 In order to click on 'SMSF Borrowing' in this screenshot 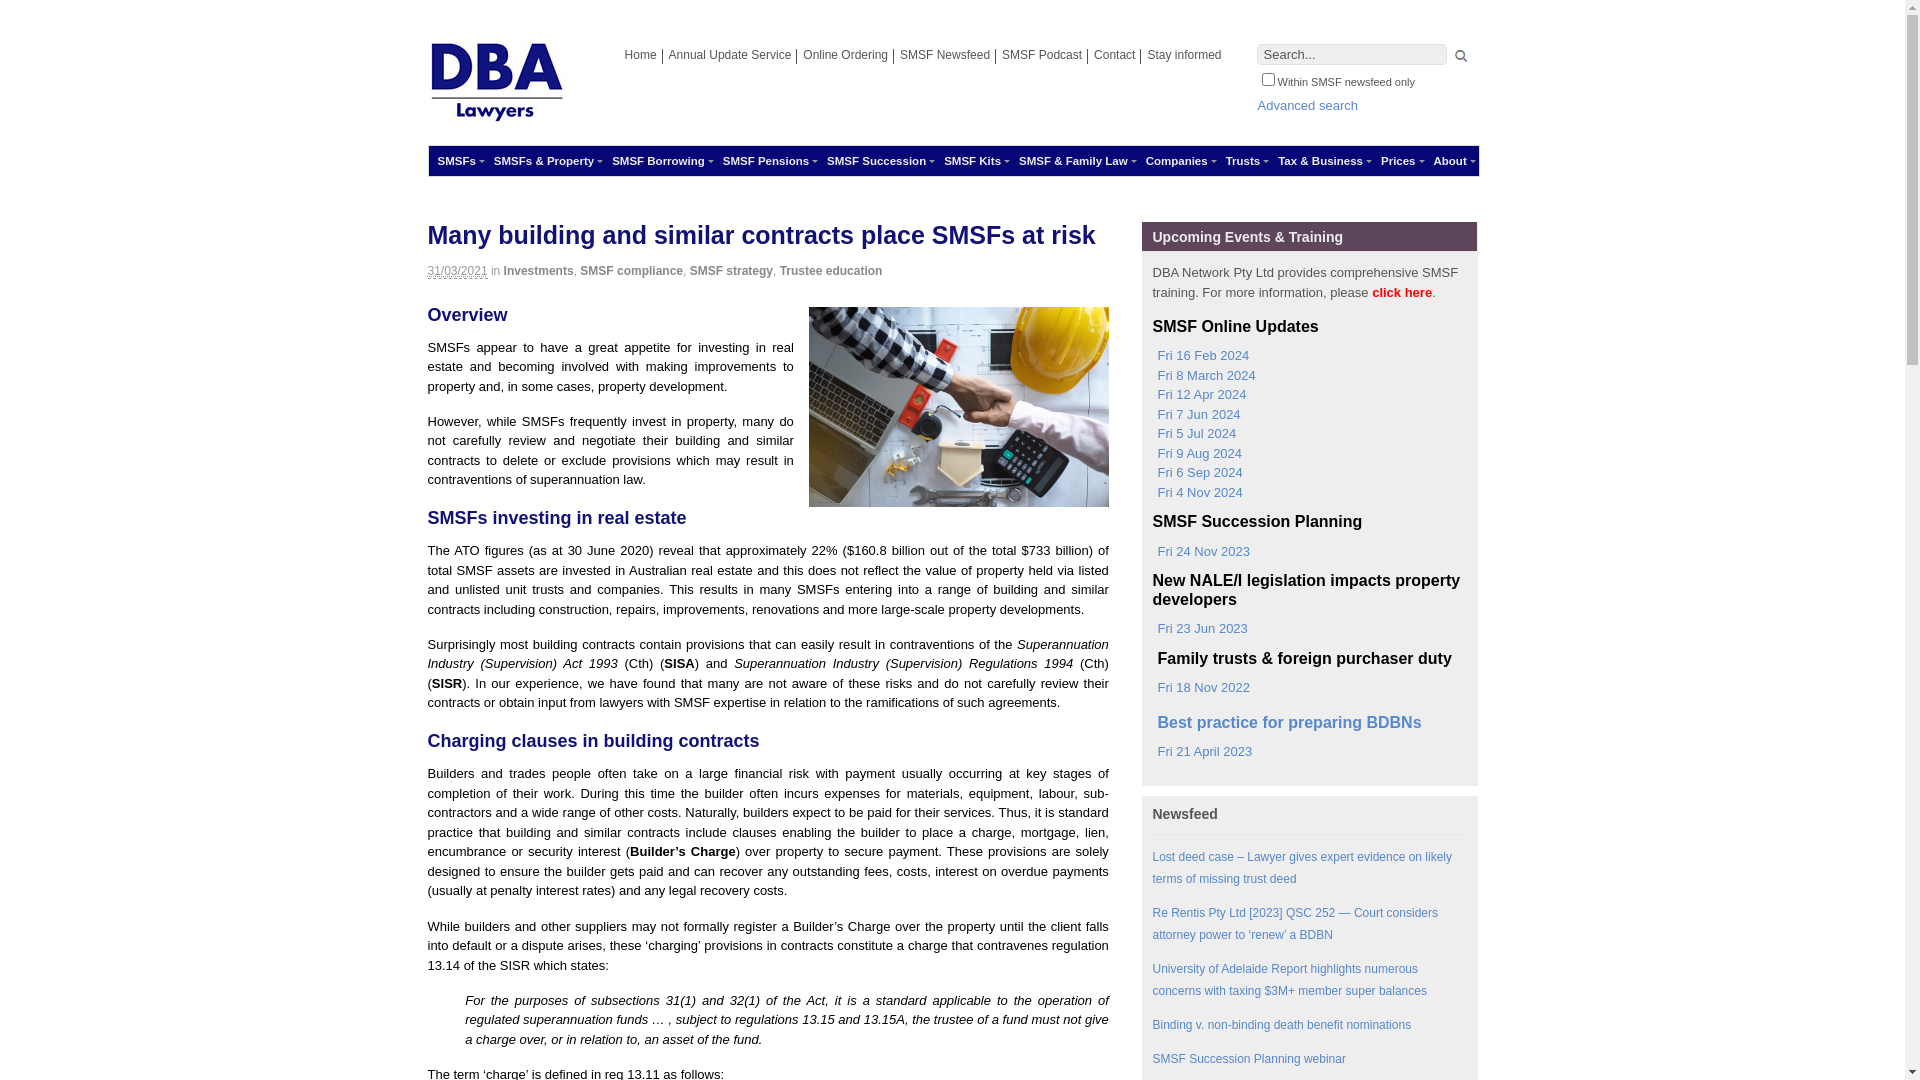, I will do `click(658, 160)`.